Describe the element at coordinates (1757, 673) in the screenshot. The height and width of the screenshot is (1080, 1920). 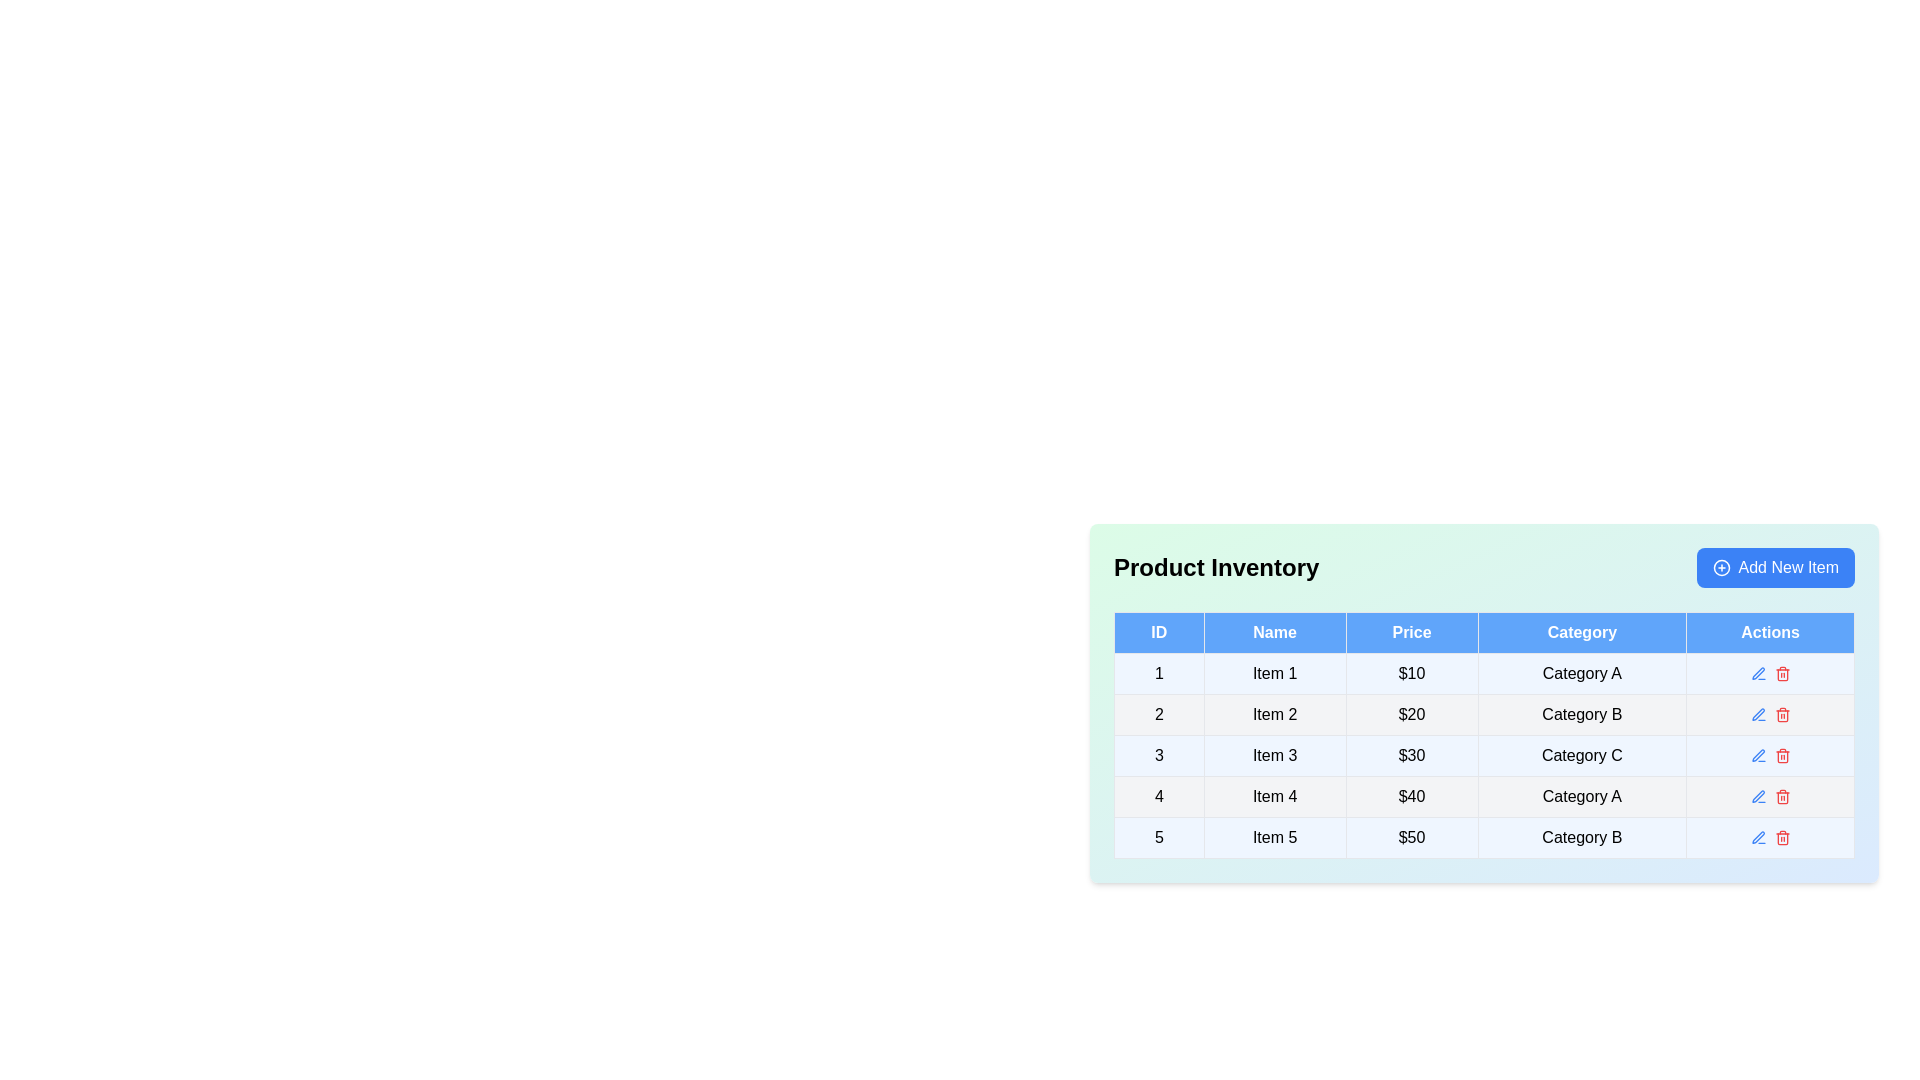
I see `the pen icon button located in the 'Actions' column of the product information table` at that location.